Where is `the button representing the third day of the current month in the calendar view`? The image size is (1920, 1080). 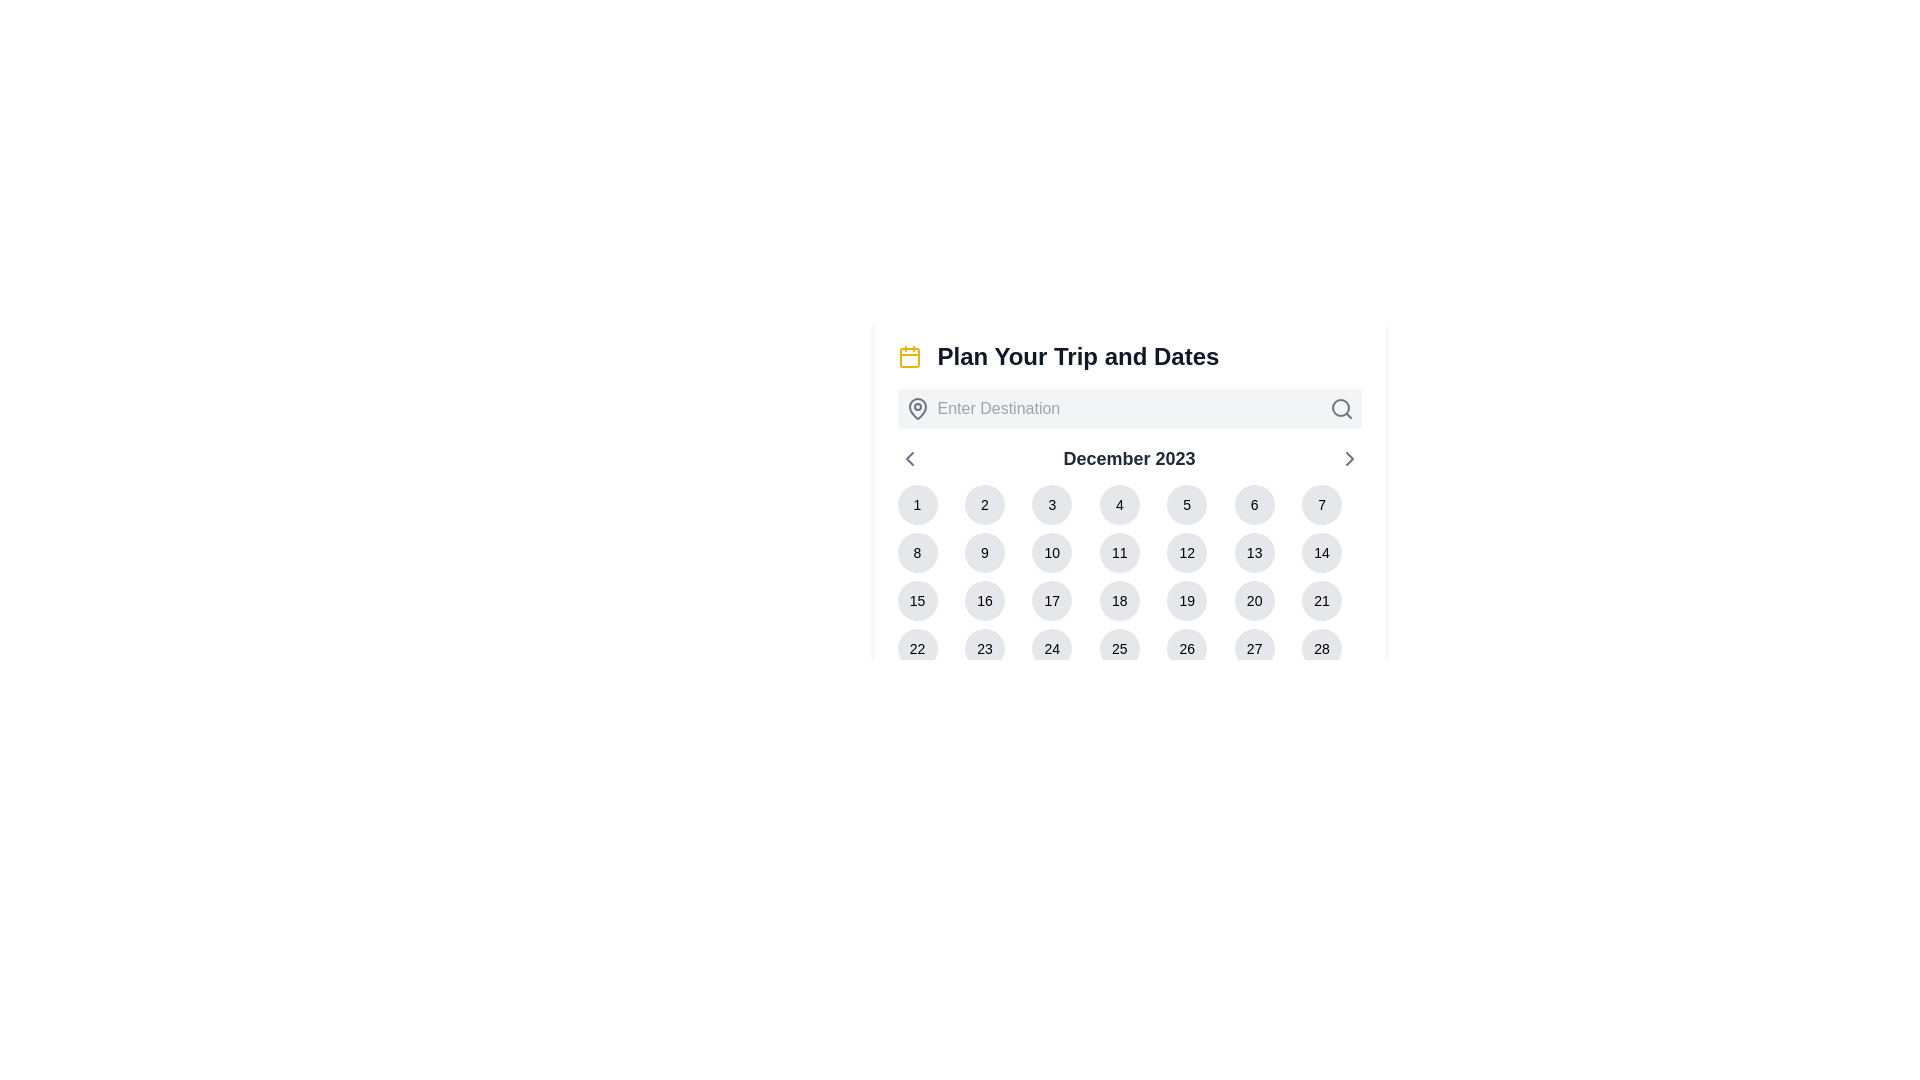
the button representing the third day of the current month in the calendar view is located at coordinates (1051, 504).